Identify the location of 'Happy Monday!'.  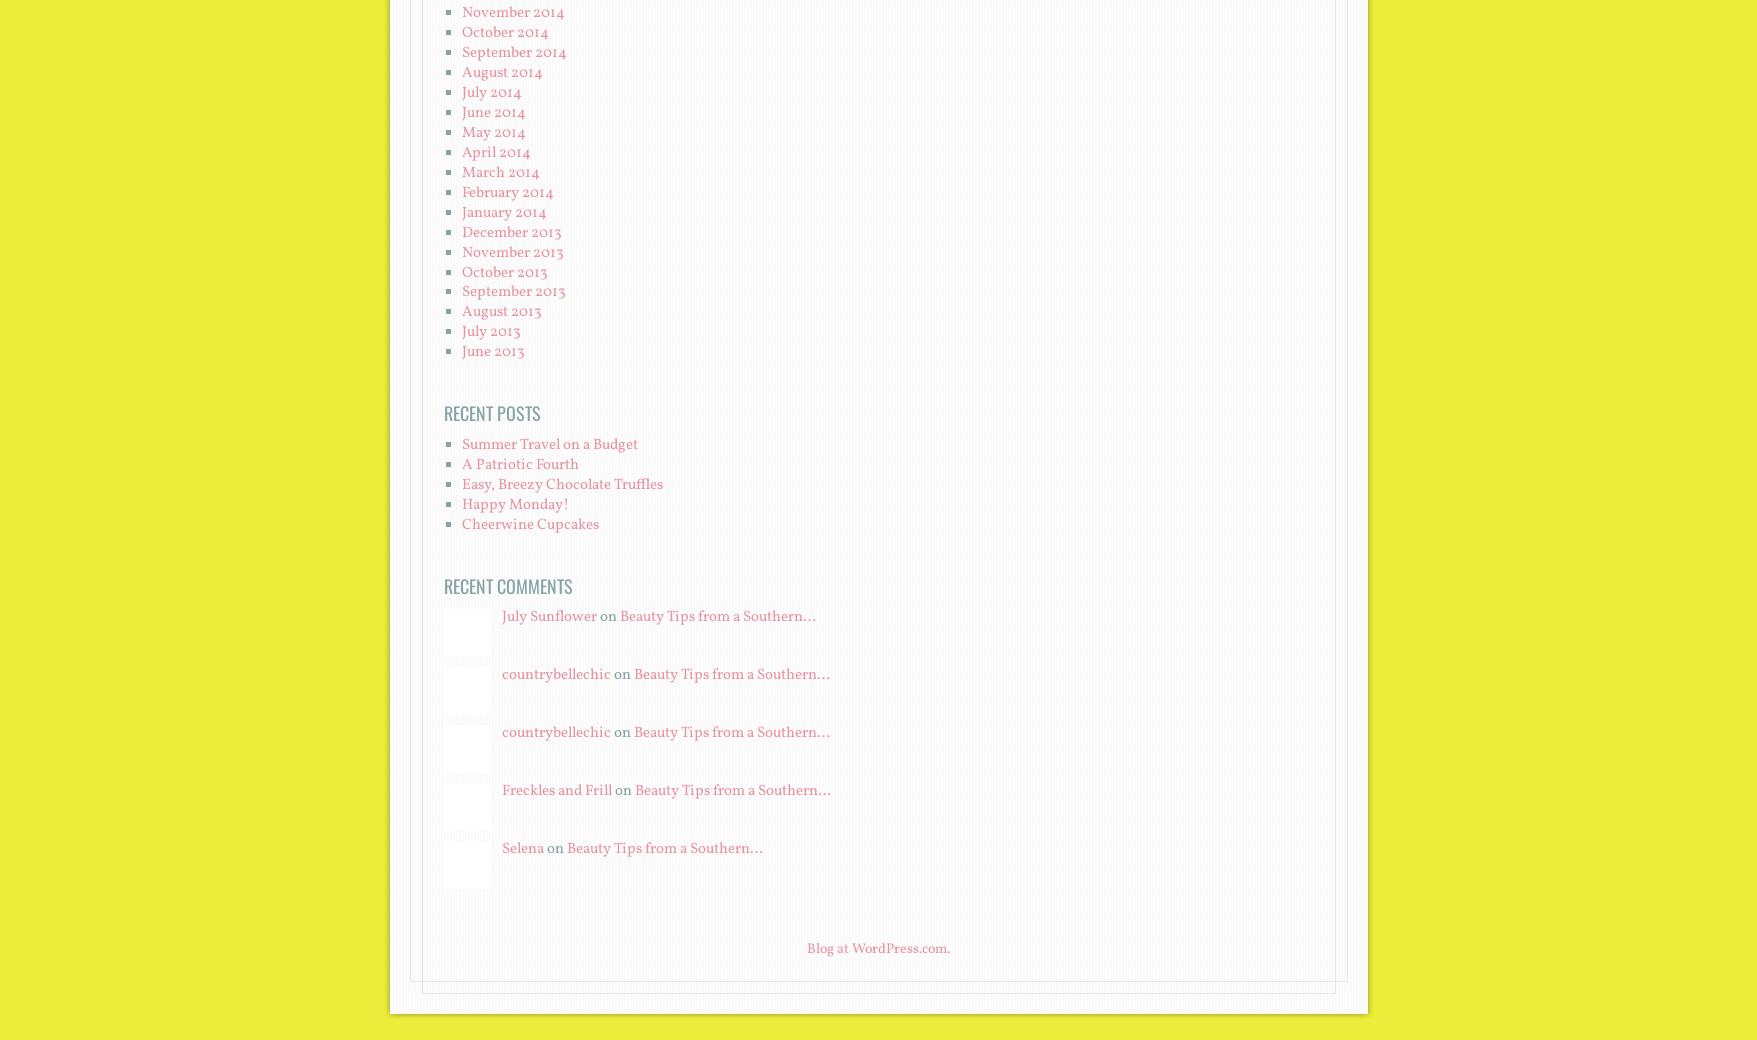
(460, 505).